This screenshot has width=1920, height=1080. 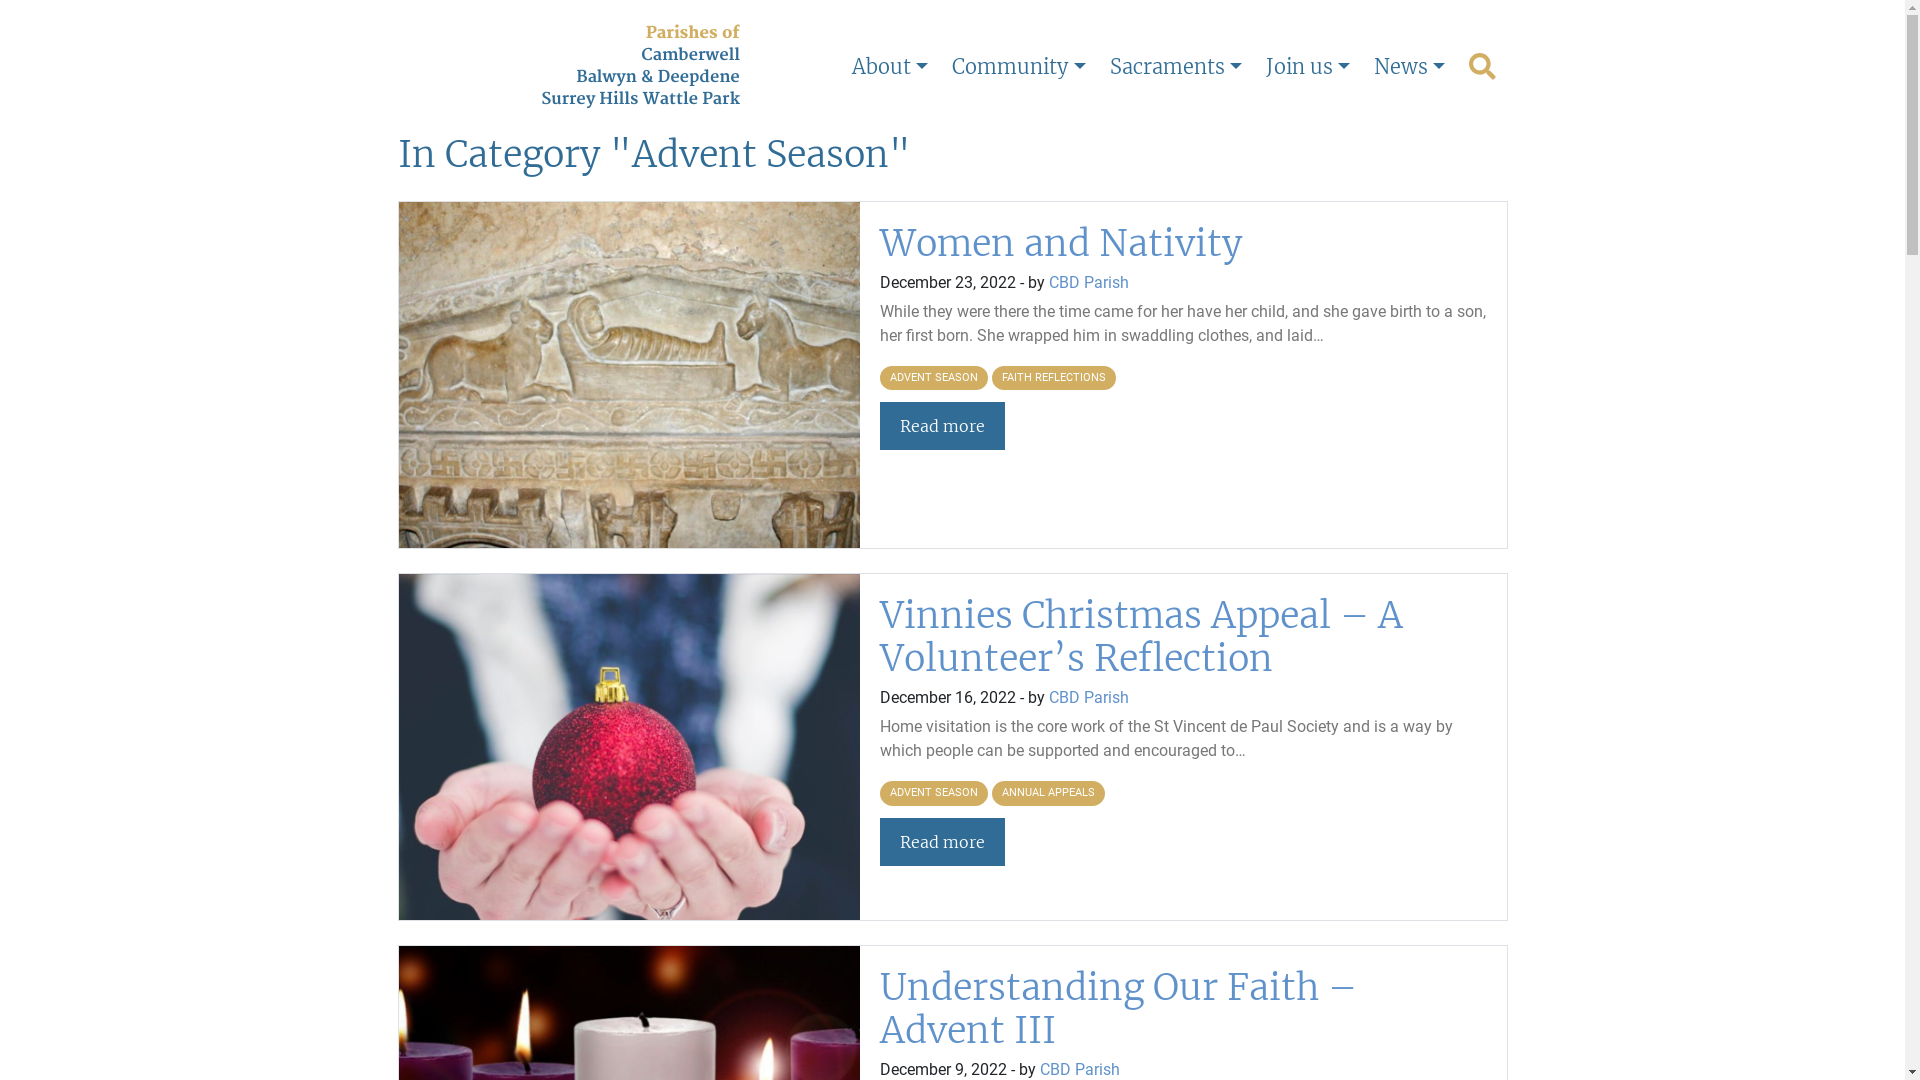 What do you see at coordinates (1047, 792) in the screenshot?
I see `'ANNUAL APPEALS'` at bounding box center [1047, 792].